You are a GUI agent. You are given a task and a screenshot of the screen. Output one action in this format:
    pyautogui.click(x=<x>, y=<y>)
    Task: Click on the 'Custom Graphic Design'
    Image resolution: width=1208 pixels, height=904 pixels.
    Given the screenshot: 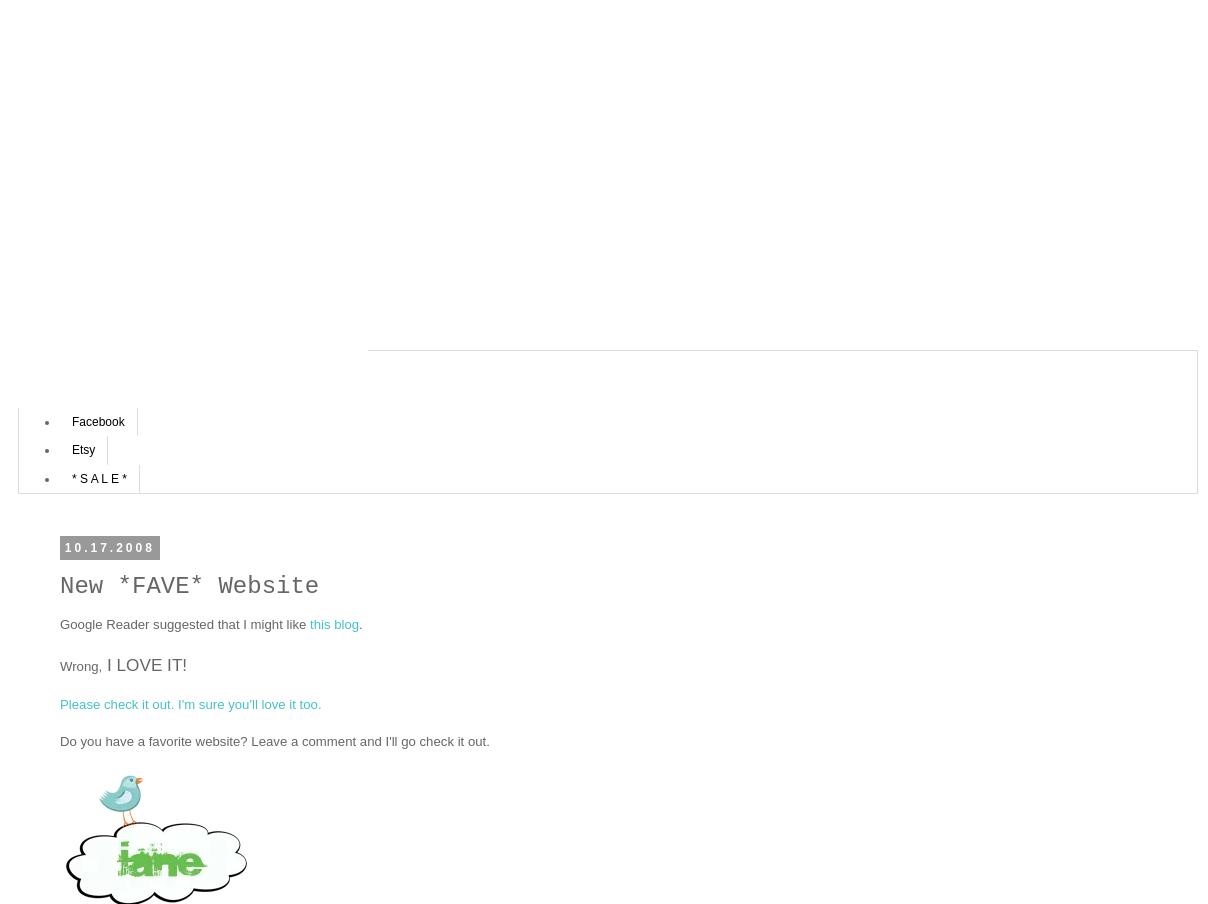 What is the action you would take?
    pyautogui.click(x=134, y=391)
    